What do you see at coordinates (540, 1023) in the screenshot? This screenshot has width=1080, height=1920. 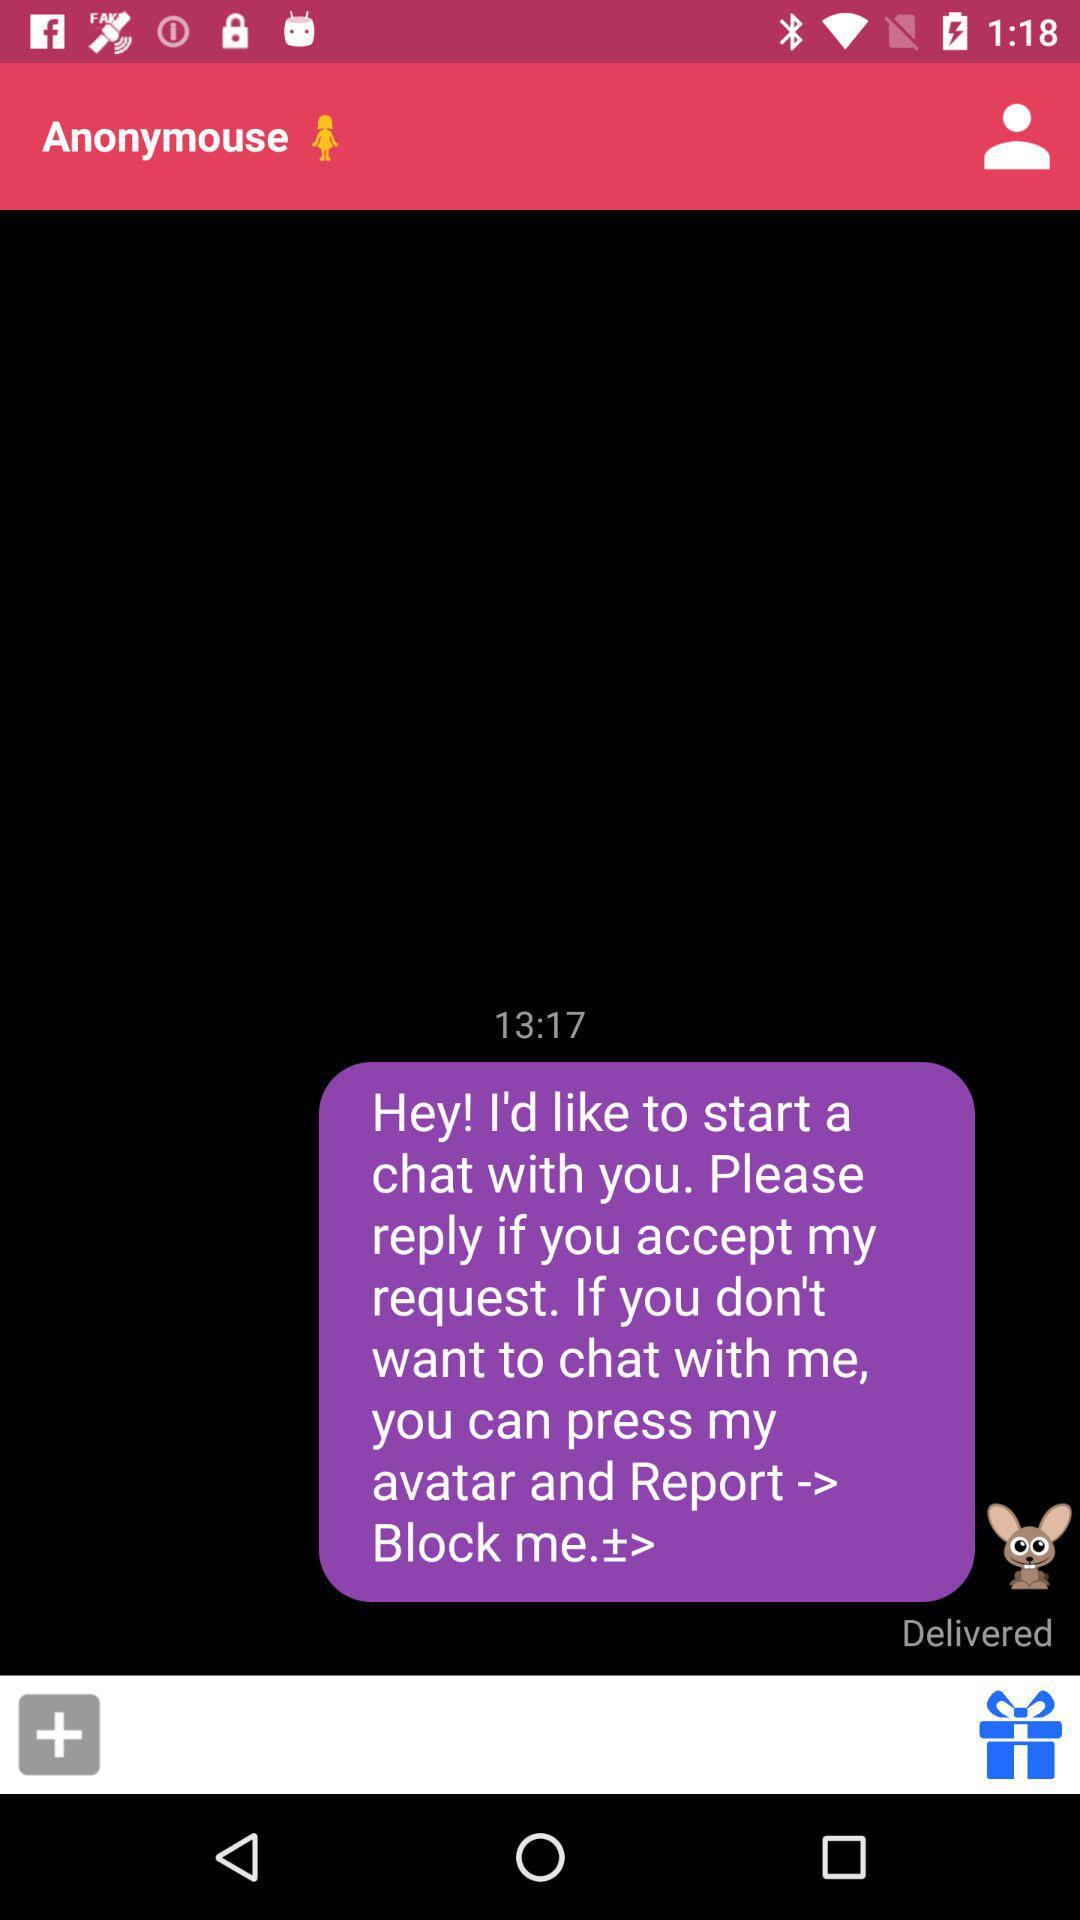 I see `13:17` at bounding box center [540, 1023].